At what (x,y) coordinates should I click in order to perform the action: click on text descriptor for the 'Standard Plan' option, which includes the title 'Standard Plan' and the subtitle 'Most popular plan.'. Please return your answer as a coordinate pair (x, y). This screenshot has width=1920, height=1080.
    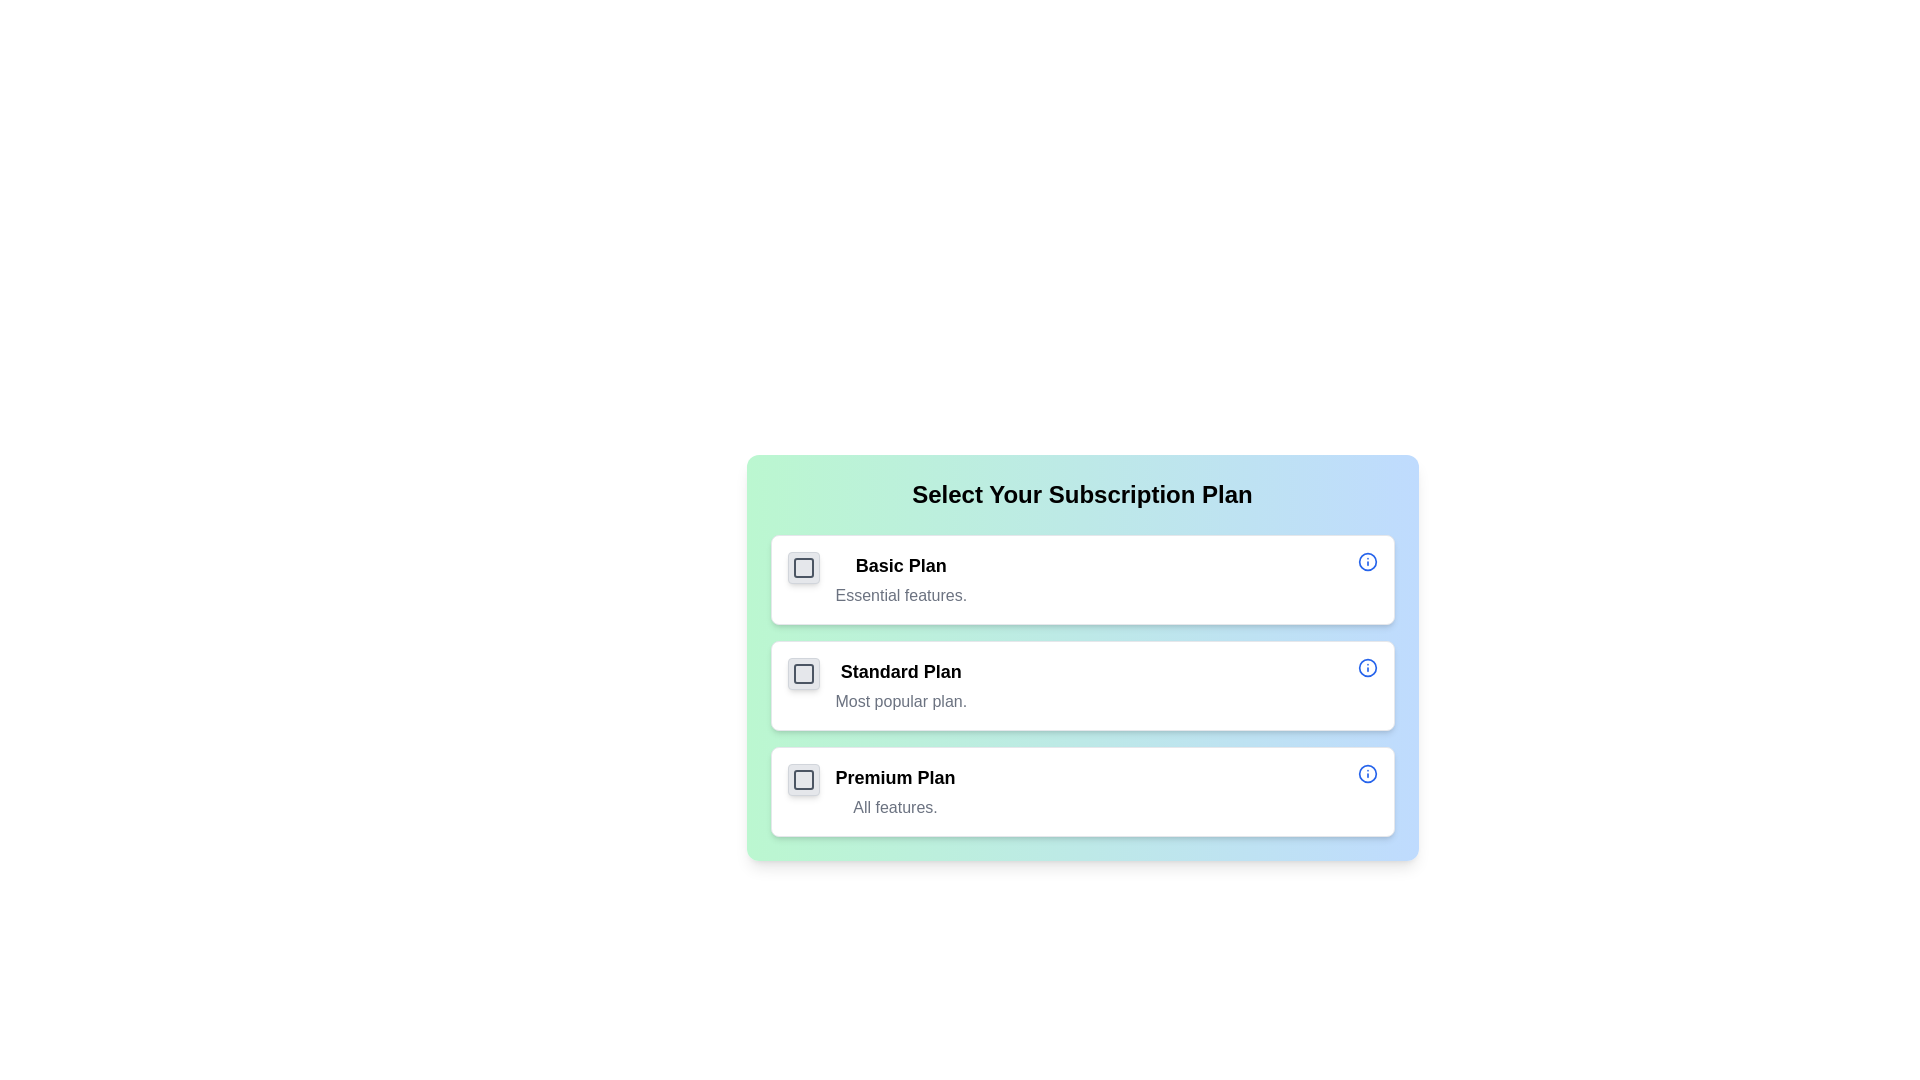
    Looking at the image, I should click on (900, 685).